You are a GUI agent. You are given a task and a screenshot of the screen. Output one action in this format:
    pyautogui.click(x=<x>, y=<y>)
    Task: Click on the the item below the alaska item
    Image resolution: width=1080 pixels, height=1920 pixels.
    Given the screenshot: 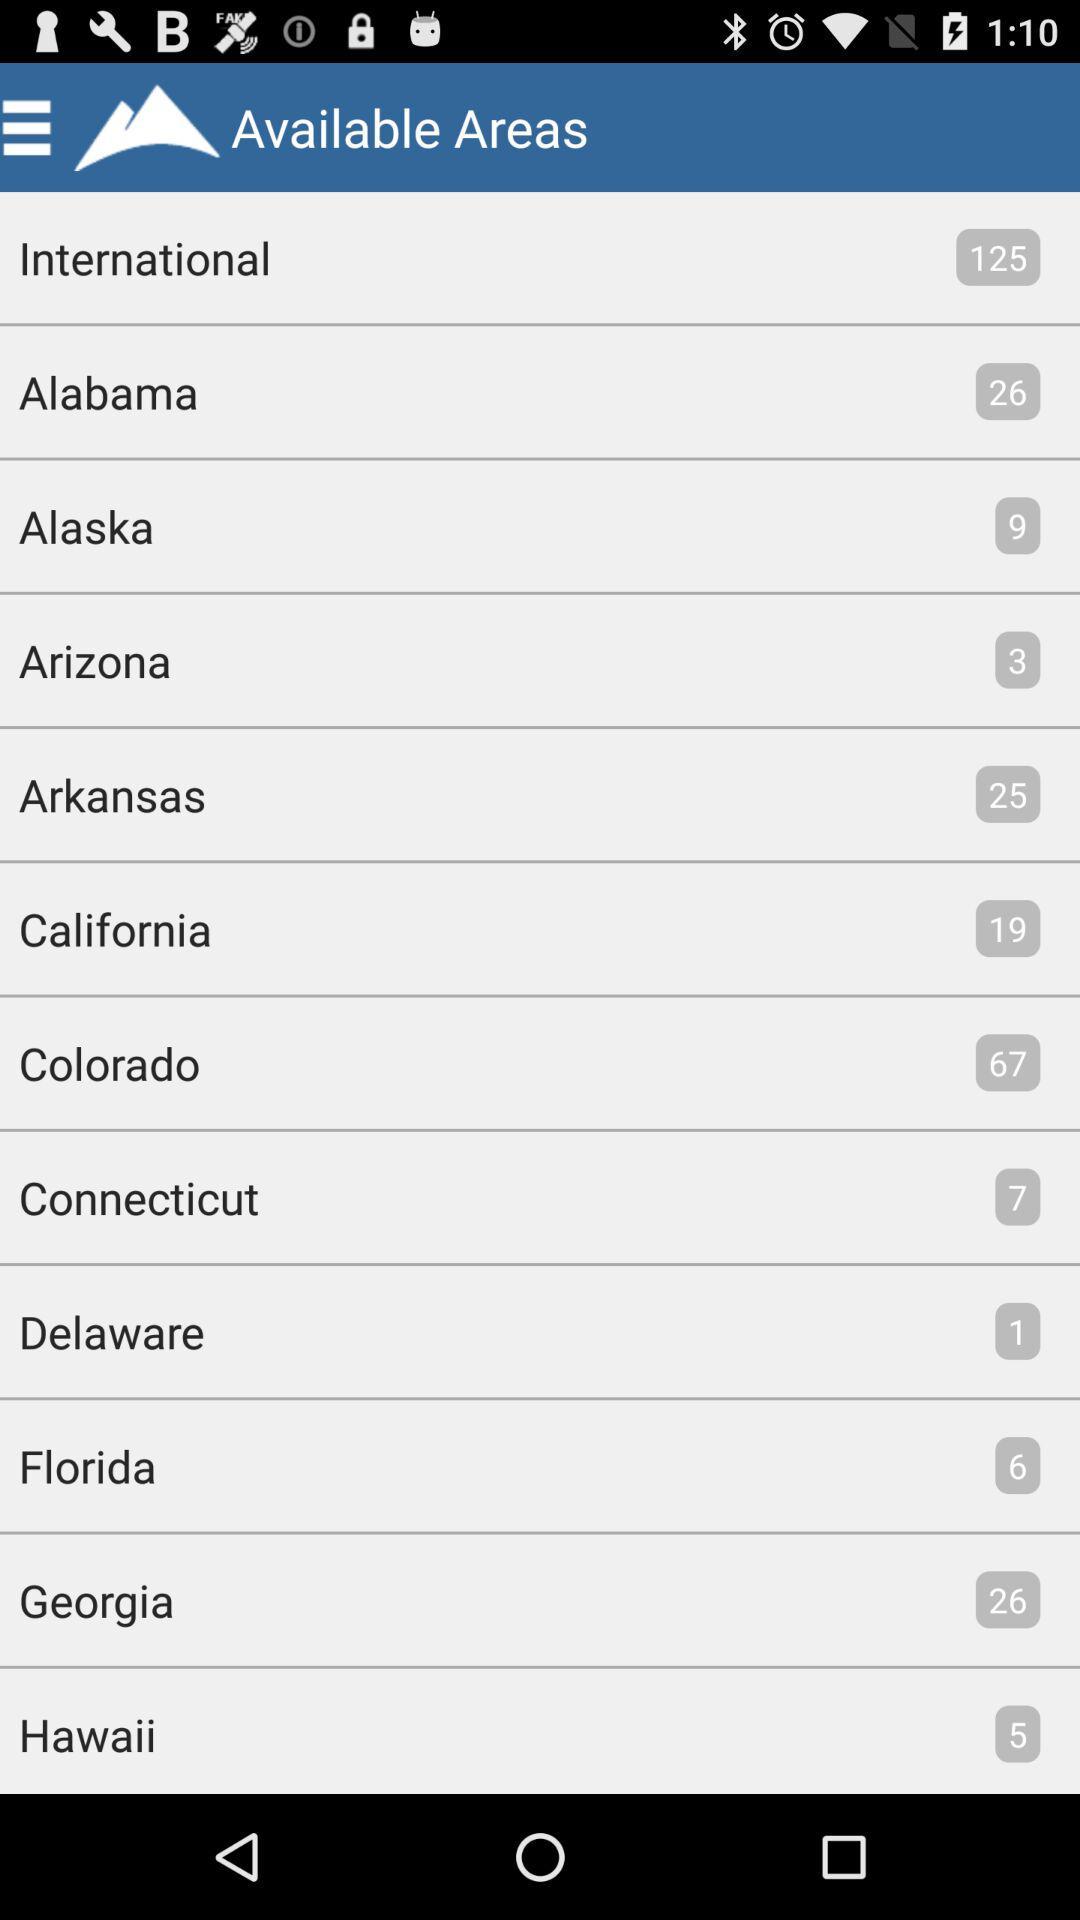 What is the action you would take?
    pyautogui.click(x=84, y=660)
    